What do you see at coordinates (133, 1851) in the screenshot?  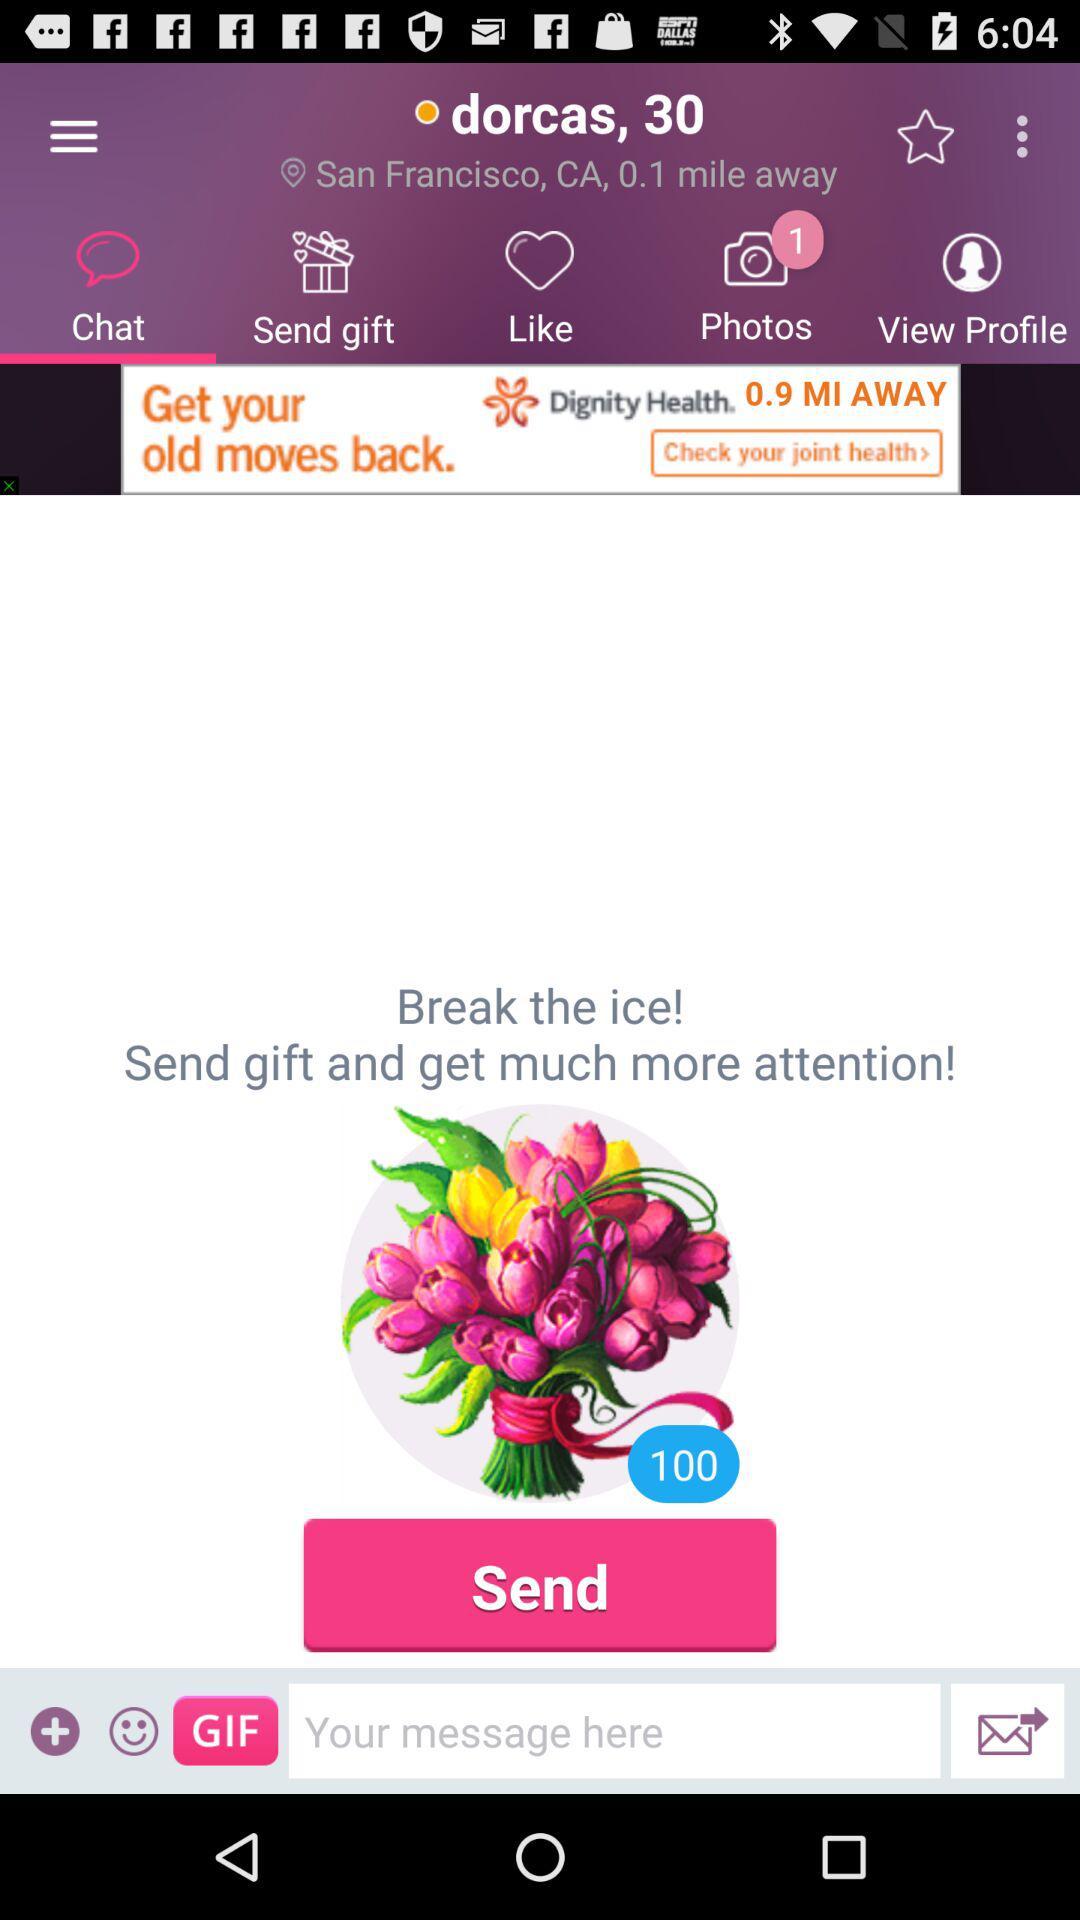 I see `the emoji icon` at bounding box center [133, 1851].